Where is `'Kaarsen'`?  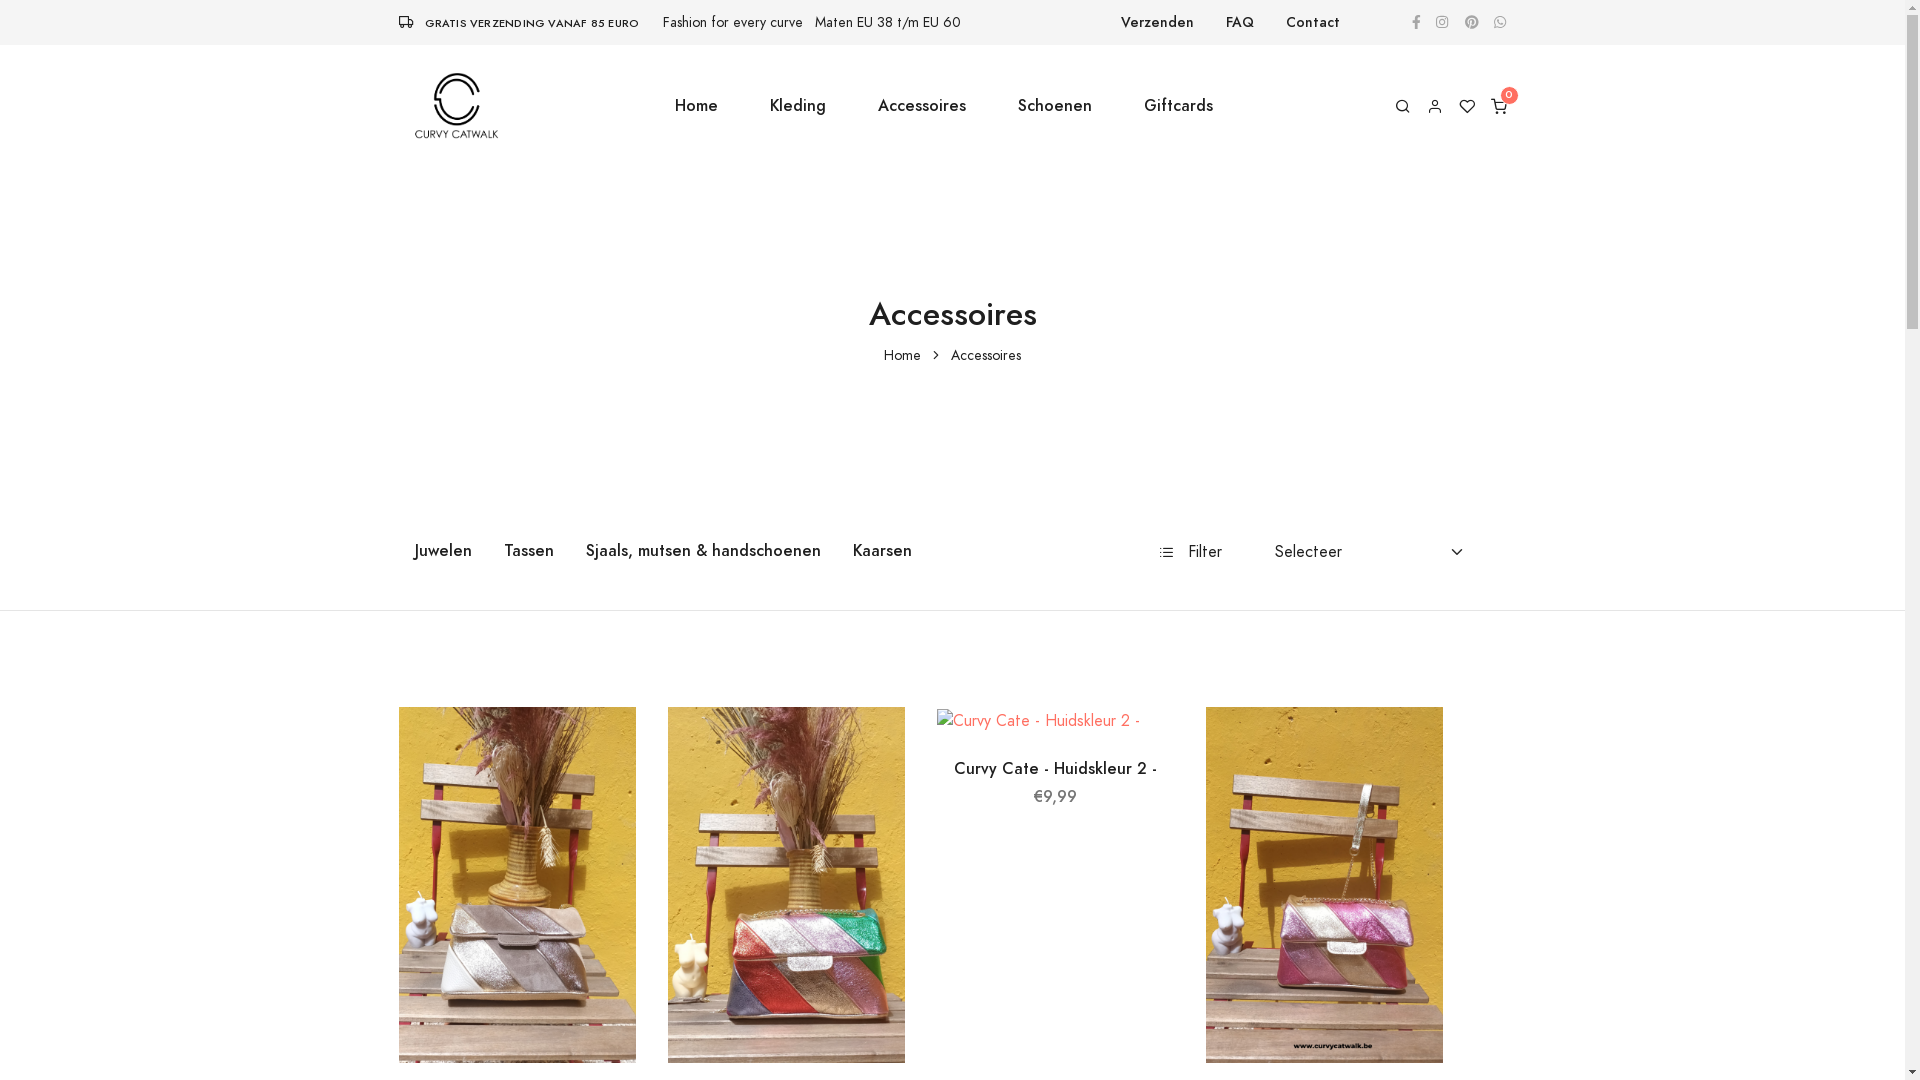
'Kaarsen' is located at coordinates (835, 551).